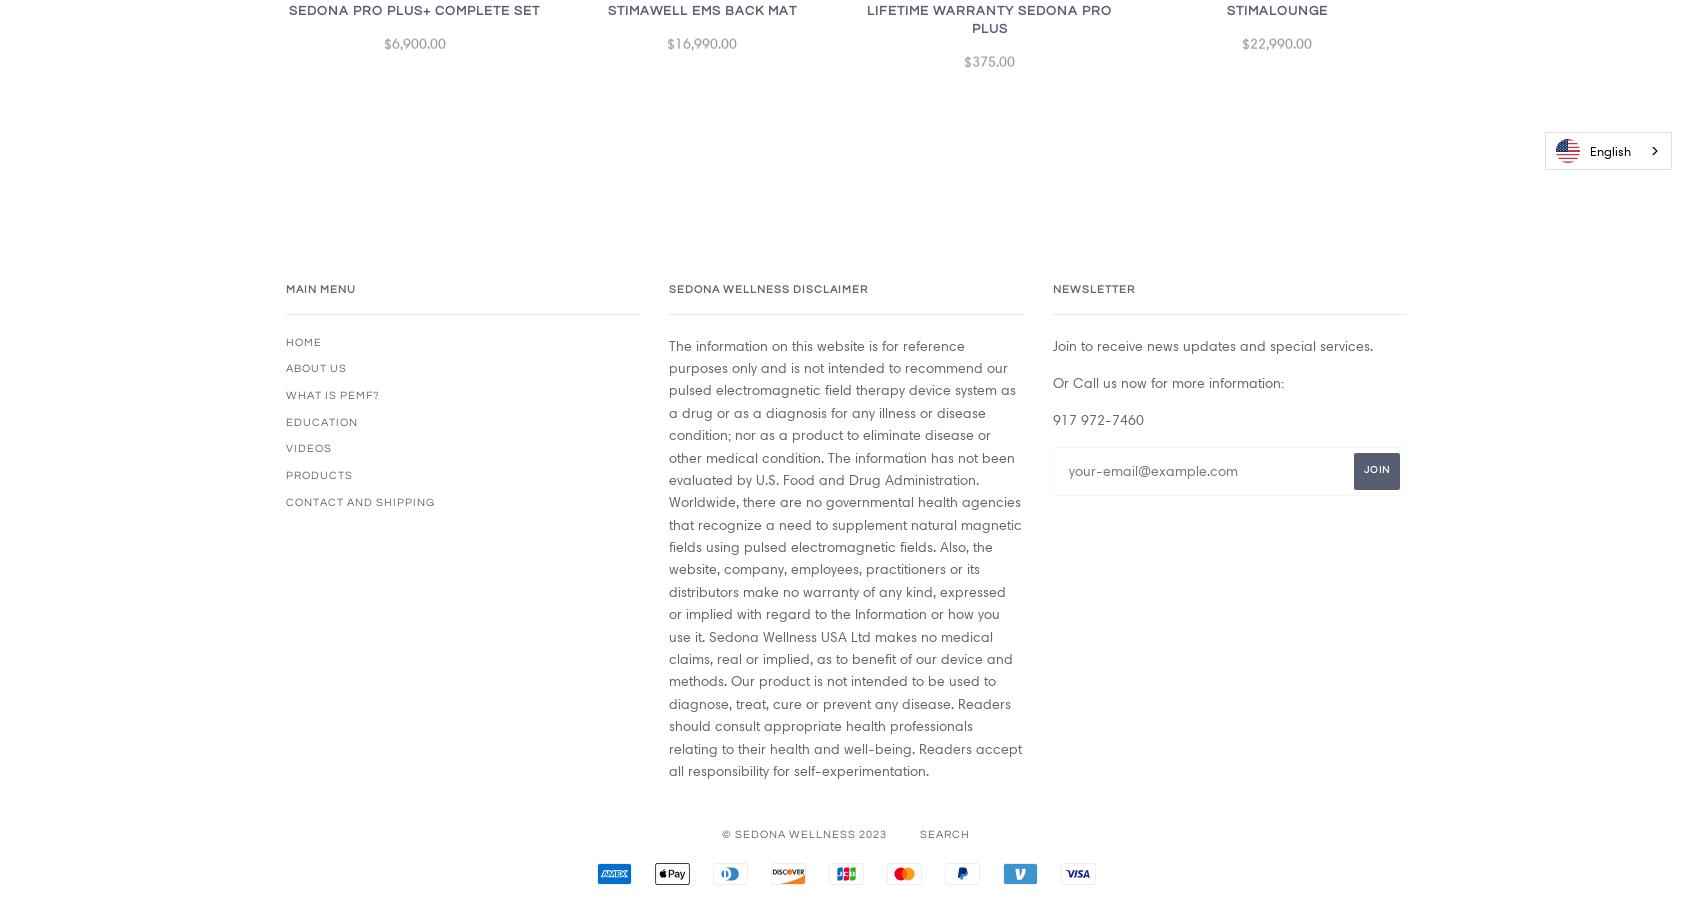  Describe the element at coordinates (702, 50) in the screenshot. I see `'$16,990.00'` at that location.